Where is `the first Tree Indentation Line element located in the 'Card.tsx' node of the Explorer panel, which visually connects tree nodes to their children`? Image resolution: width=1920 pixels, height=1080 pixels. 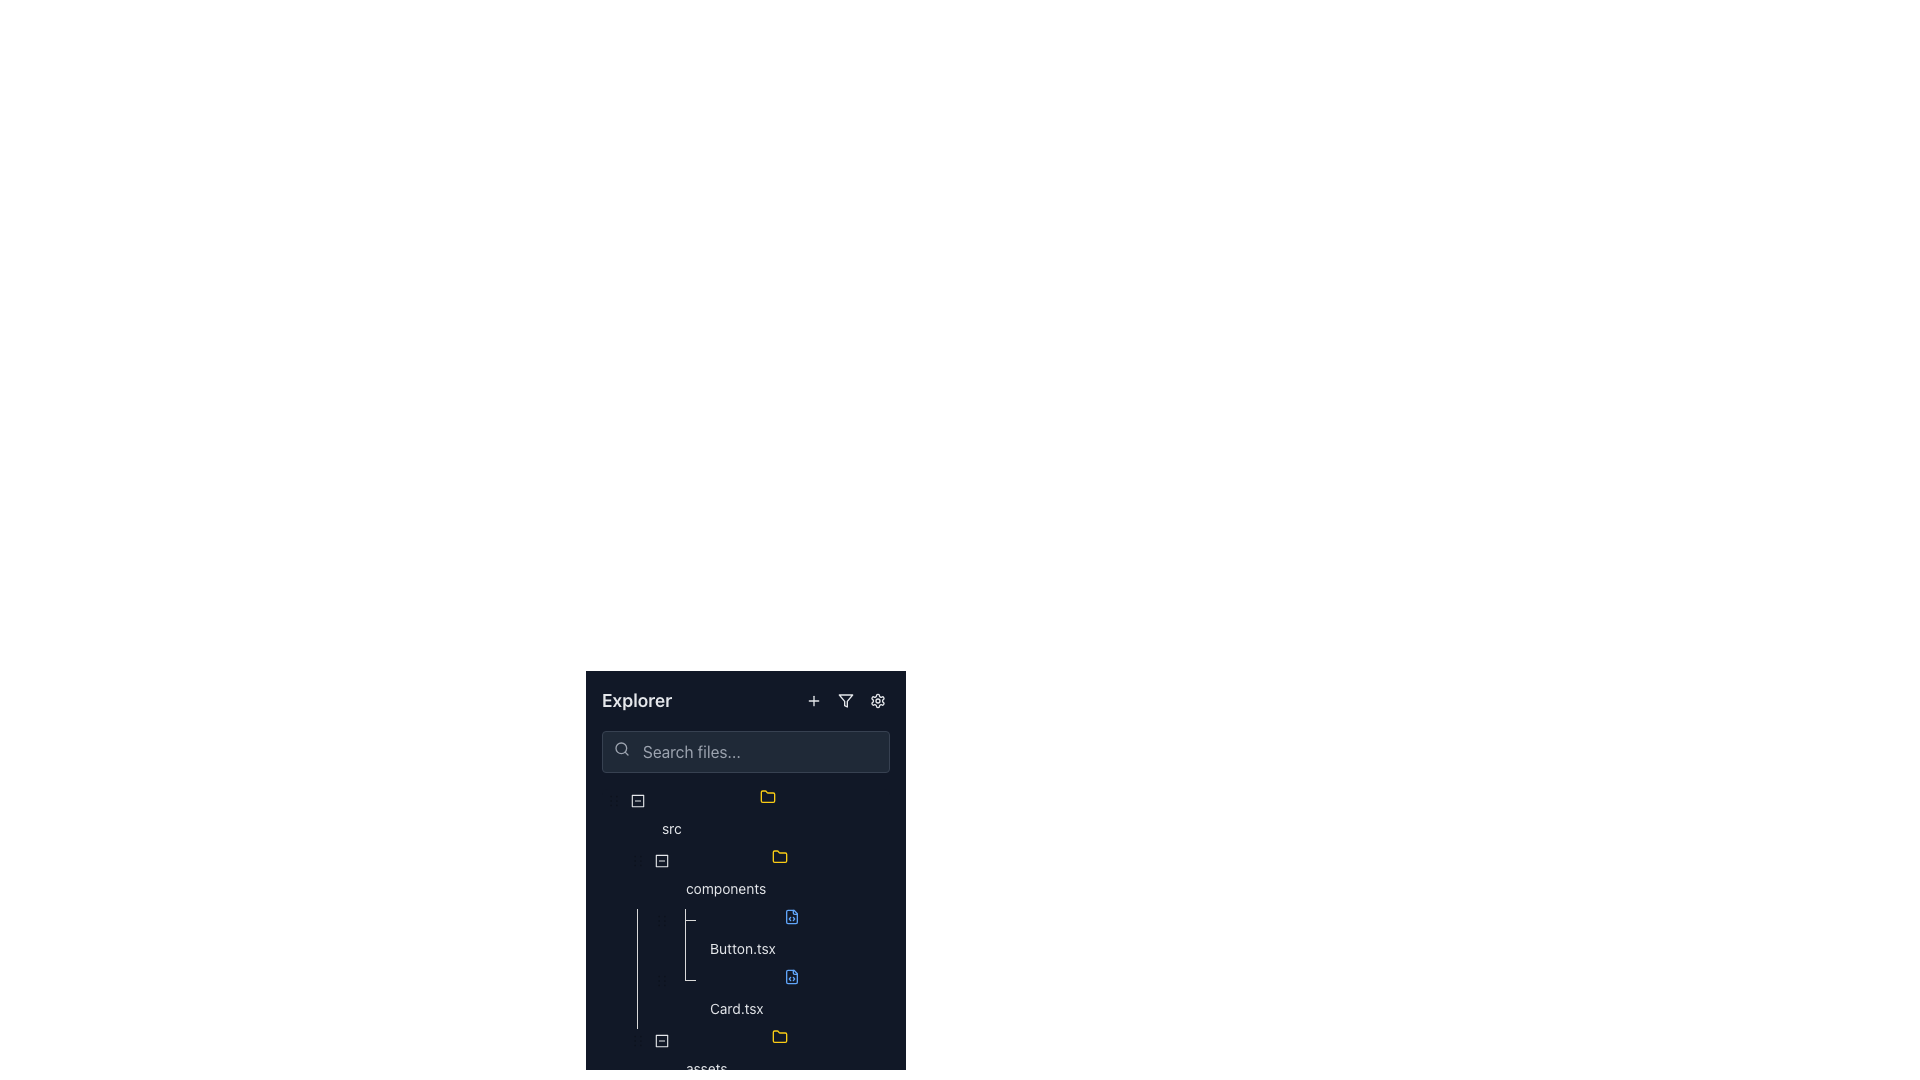 the first Tree Indentation Line element located in the 'Card.tsx' node of the Explorer panel, which visually connects tree nodes to their children is located at coordinates (624, 996).